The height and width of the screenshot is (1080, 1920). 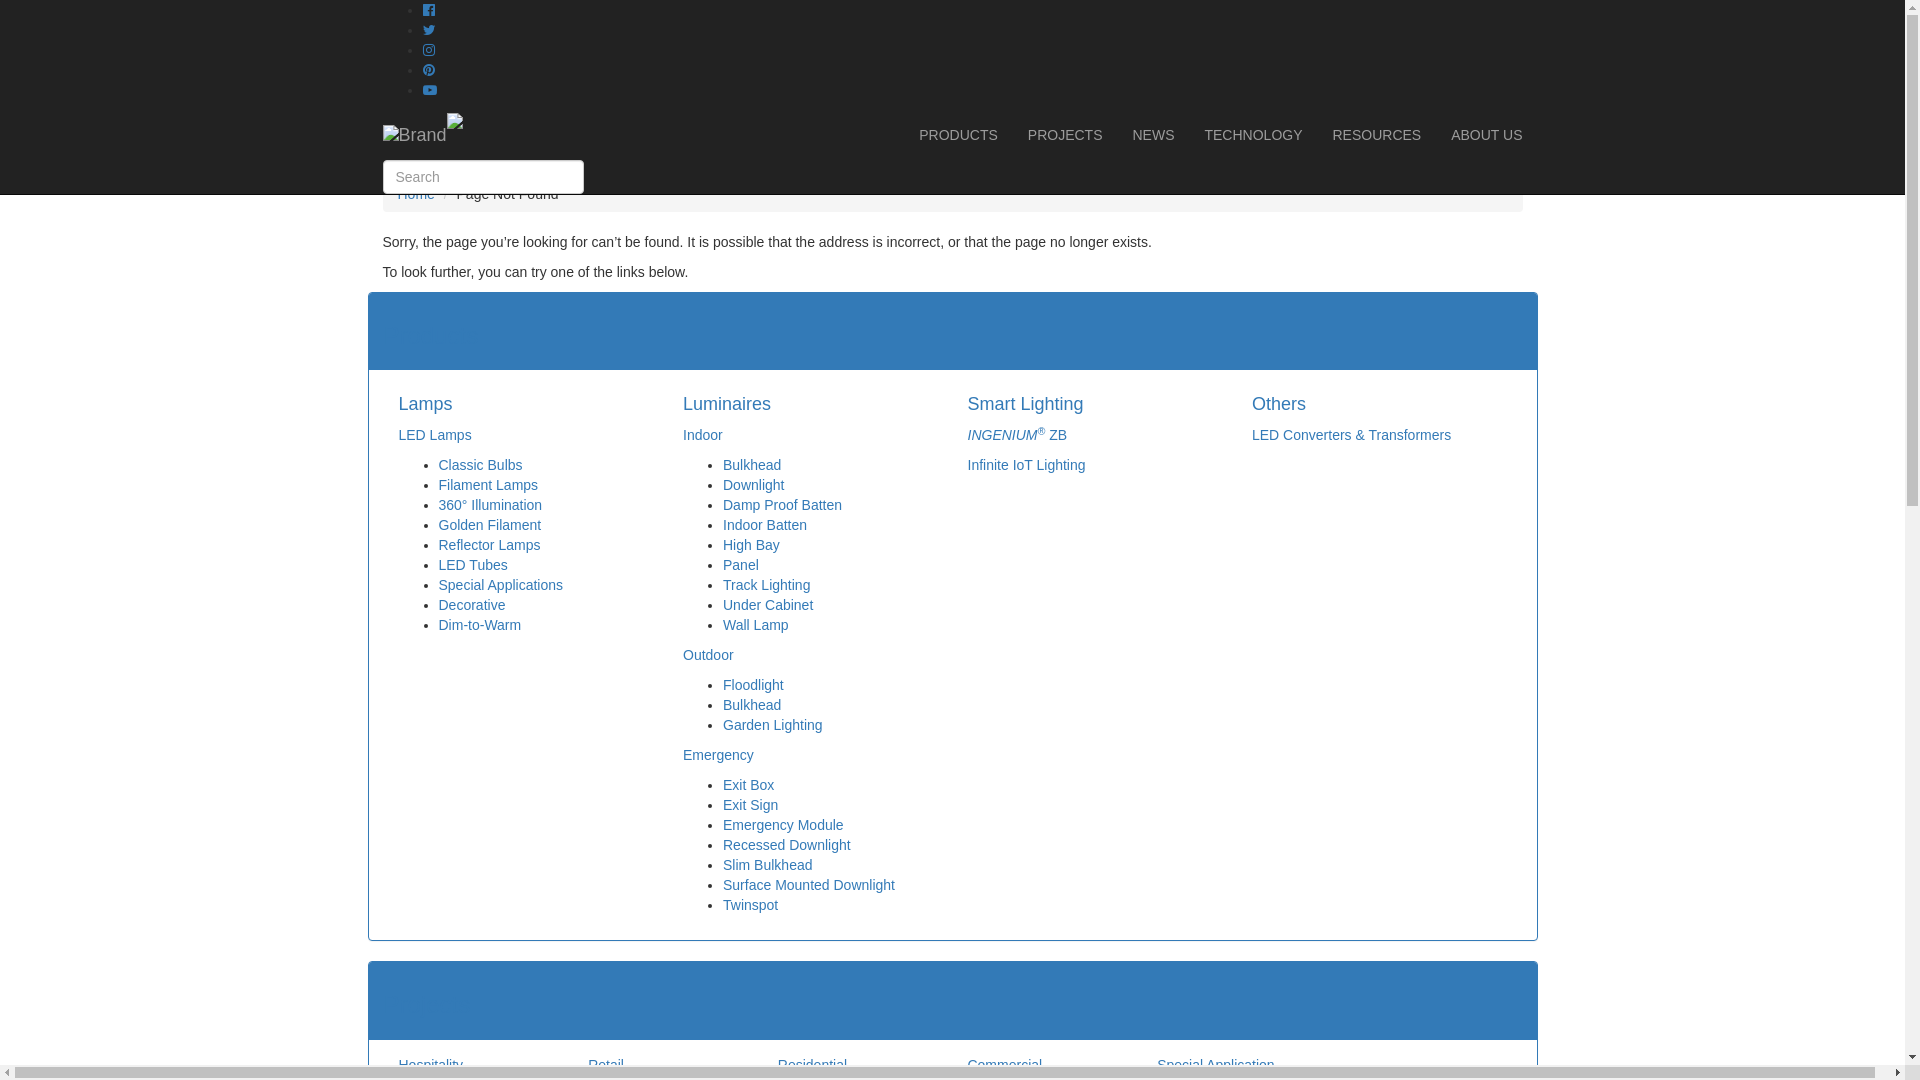 I want to click on 'High Bay', so click(x=750, y=544).